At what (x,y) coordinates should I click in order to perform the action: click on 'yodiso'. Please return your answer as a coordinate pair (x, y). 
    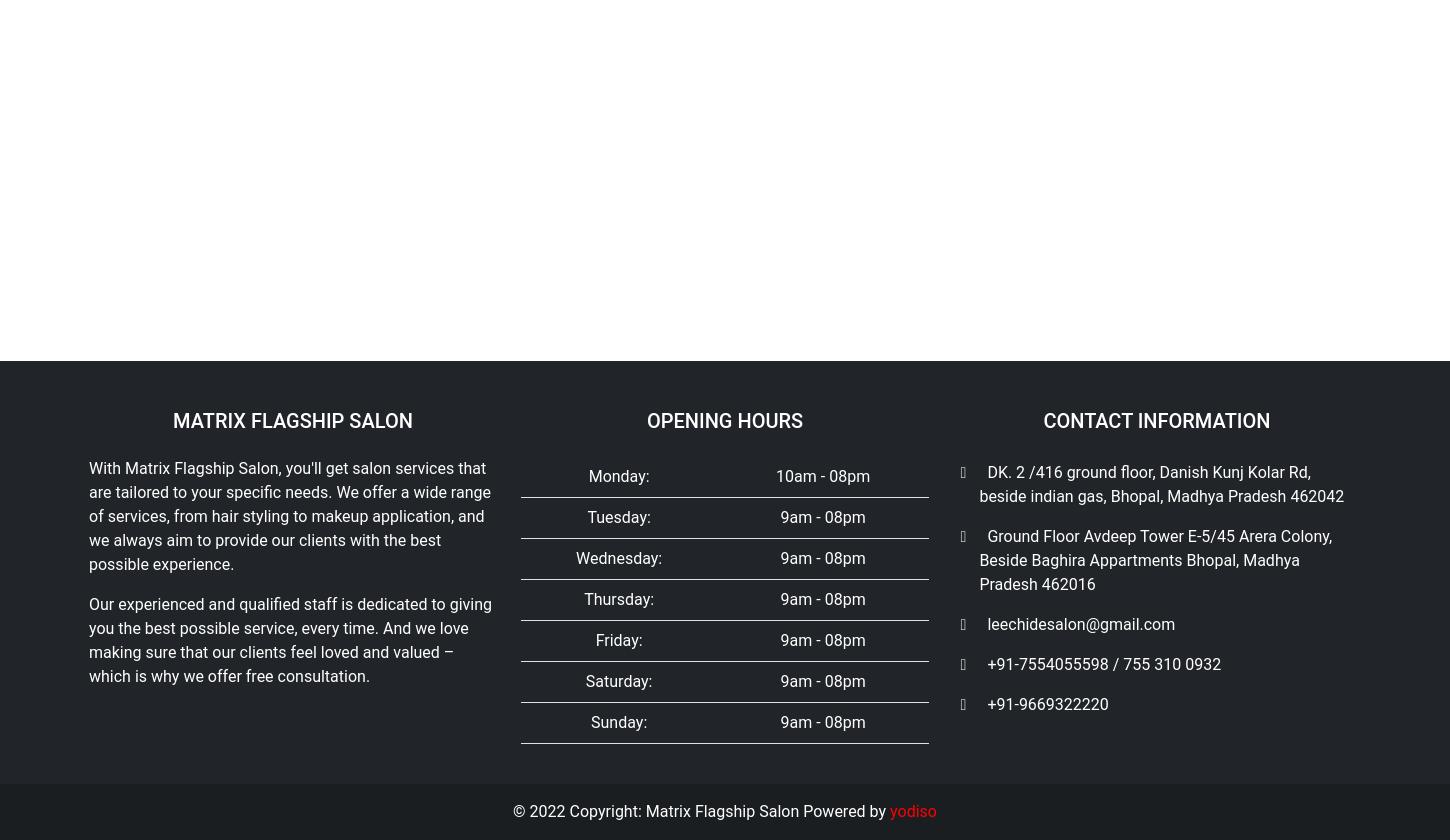
    Looking at the image, I should click on (912, 309).